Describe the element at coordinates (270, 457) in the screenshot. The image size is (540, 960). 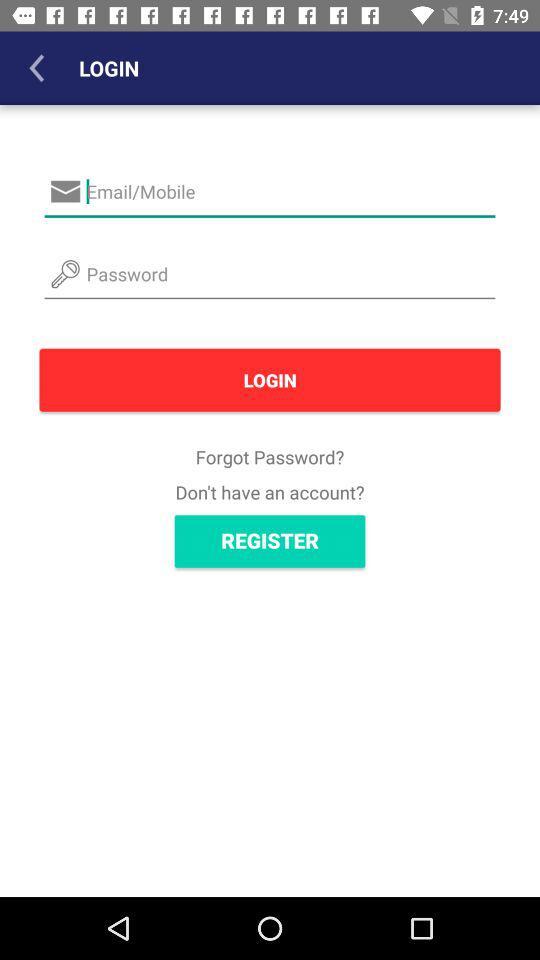
I see `forgot password?` at that location.